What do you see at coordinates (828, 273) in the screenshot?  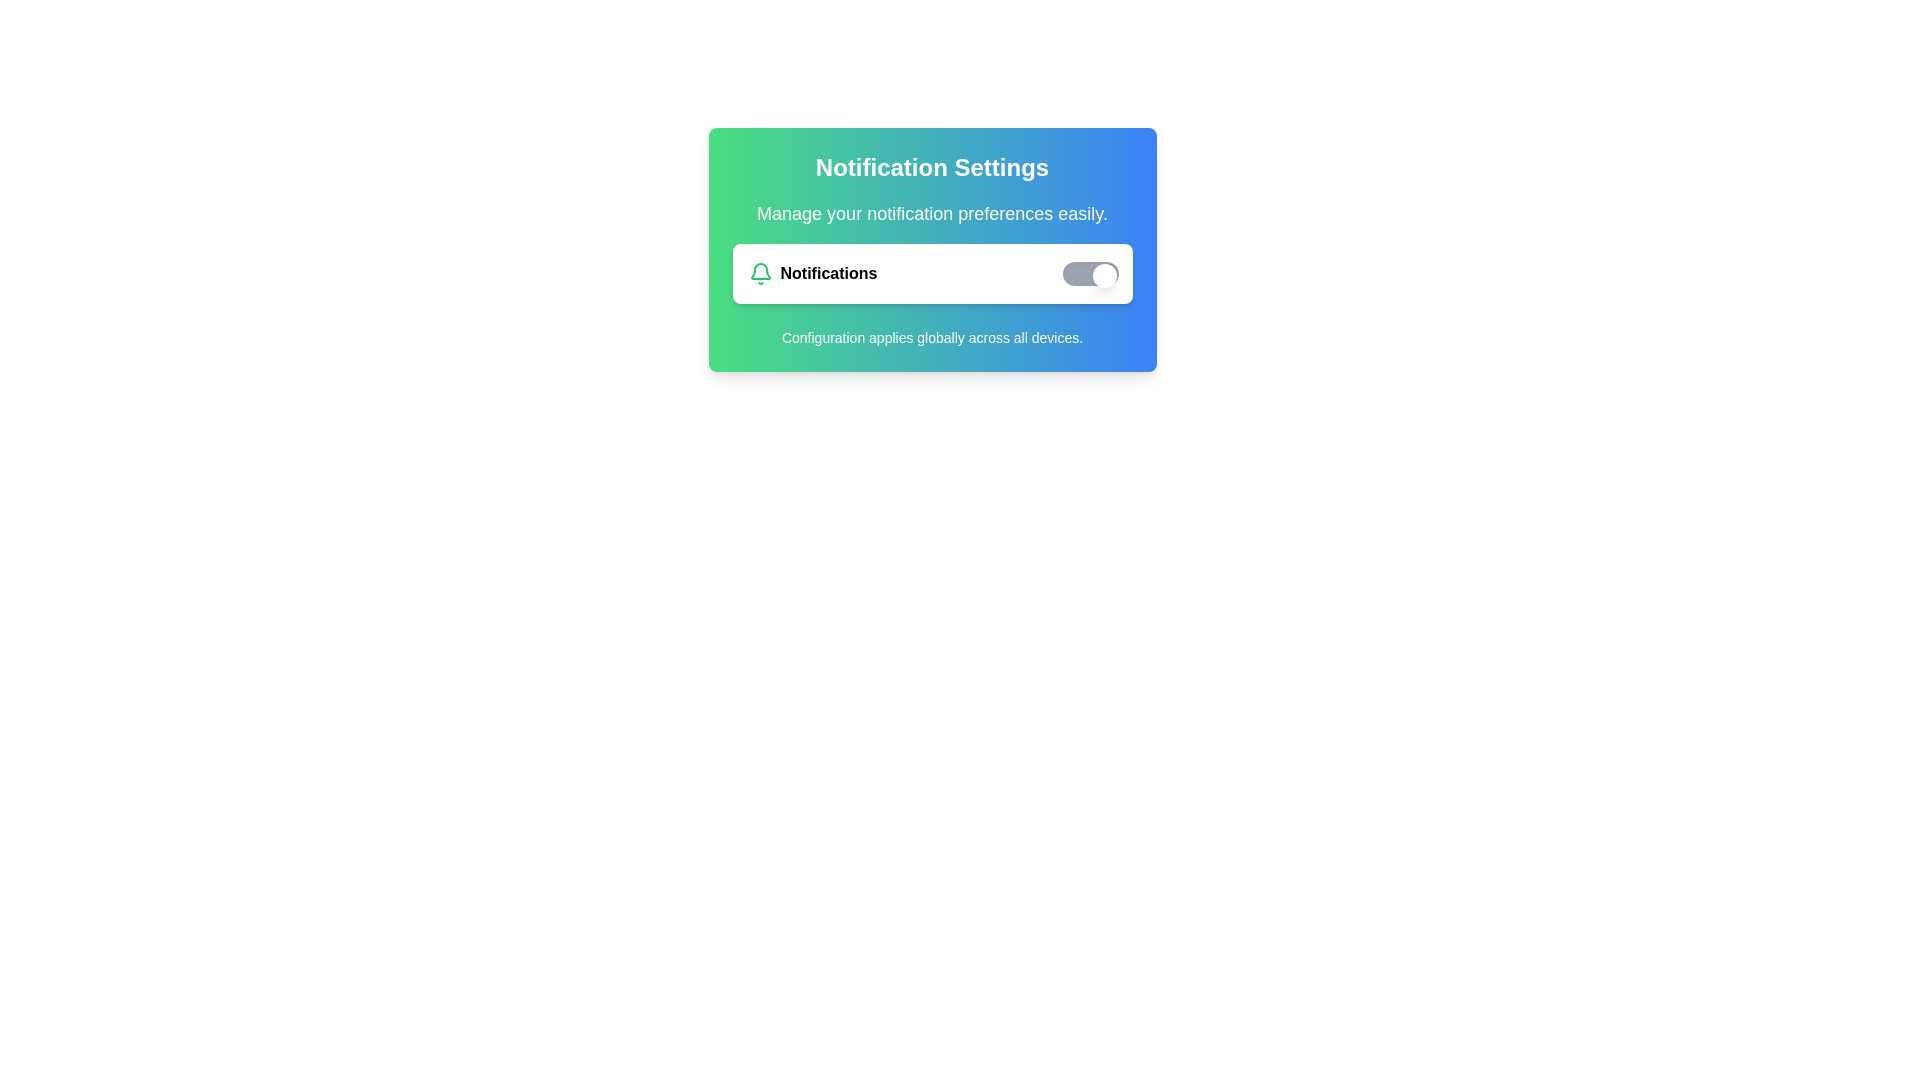 I see `the static text label indicating the purpose of the associated toggle switch and bell icon for managing notification preferences` at bounding box center [828, 273].